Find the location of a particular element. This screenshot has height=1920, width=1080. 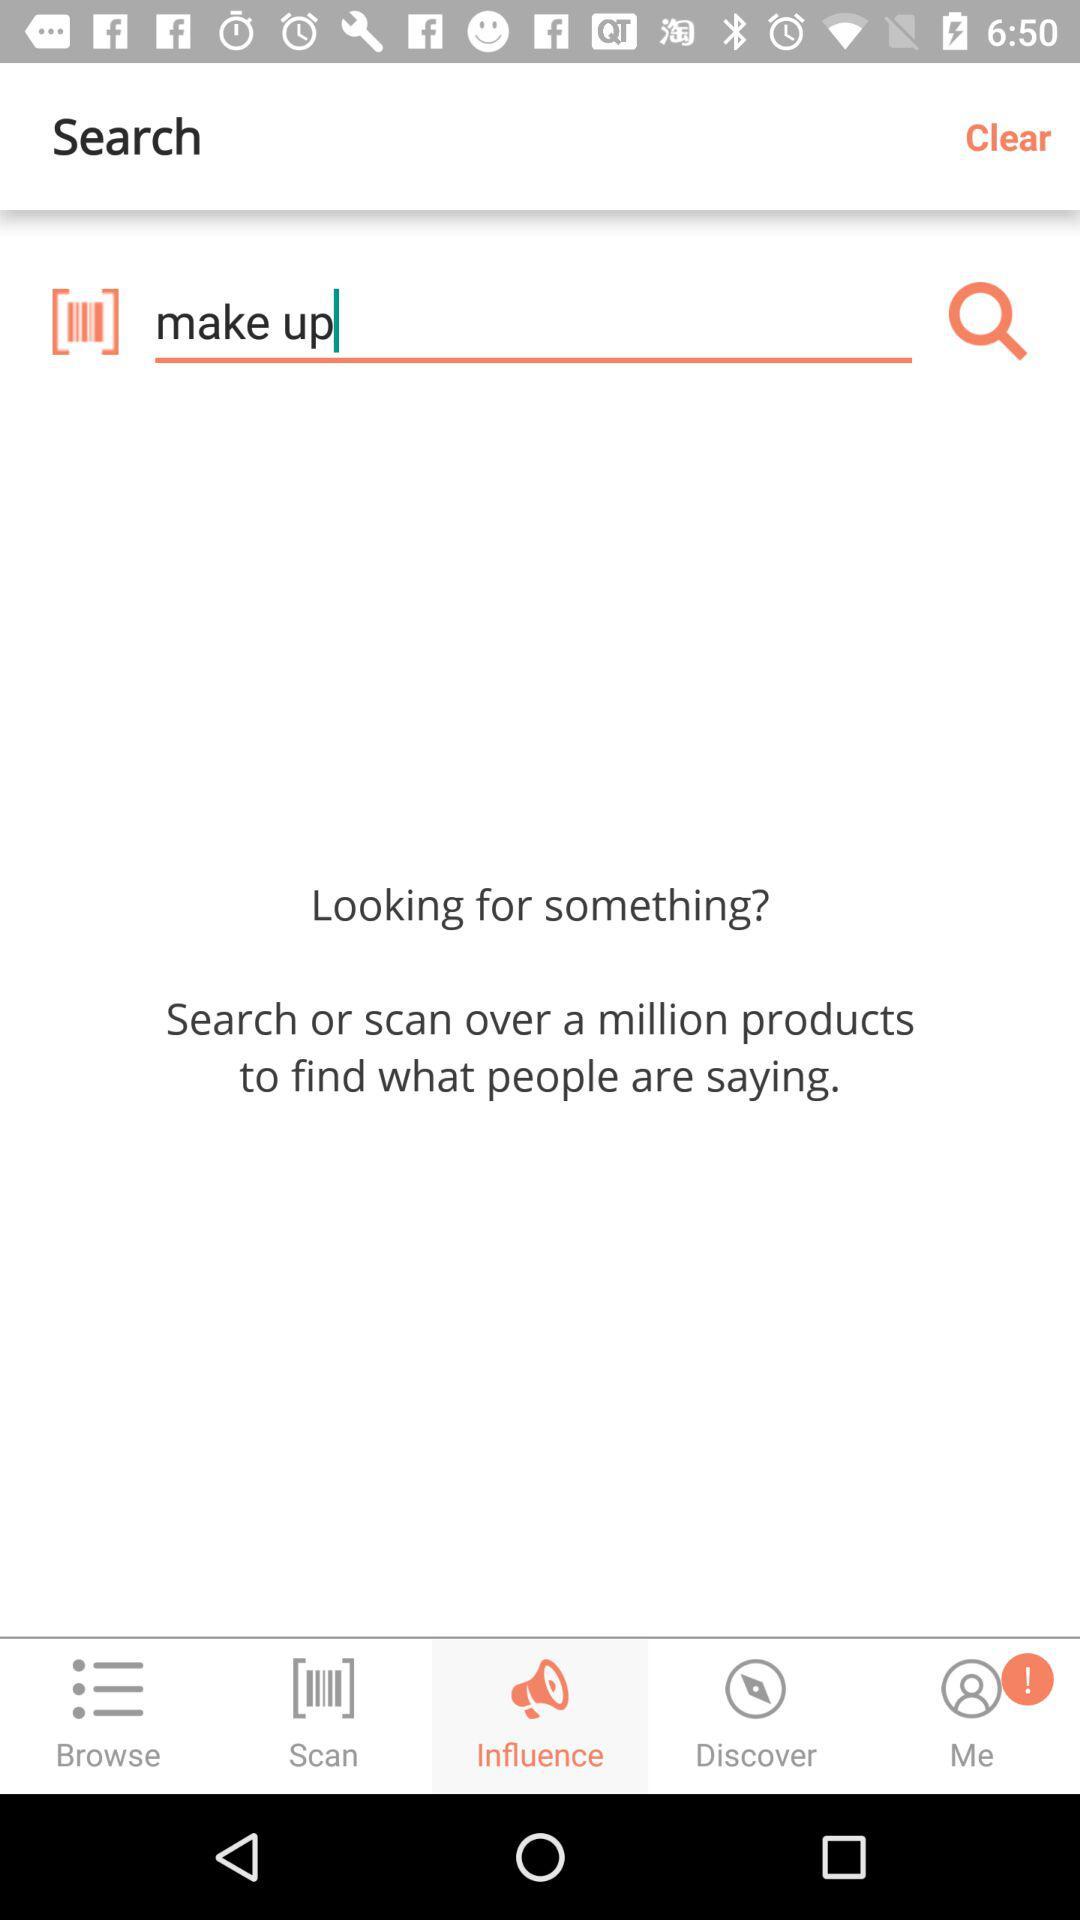

the item below clear icon is located at coordinates (987, 321).